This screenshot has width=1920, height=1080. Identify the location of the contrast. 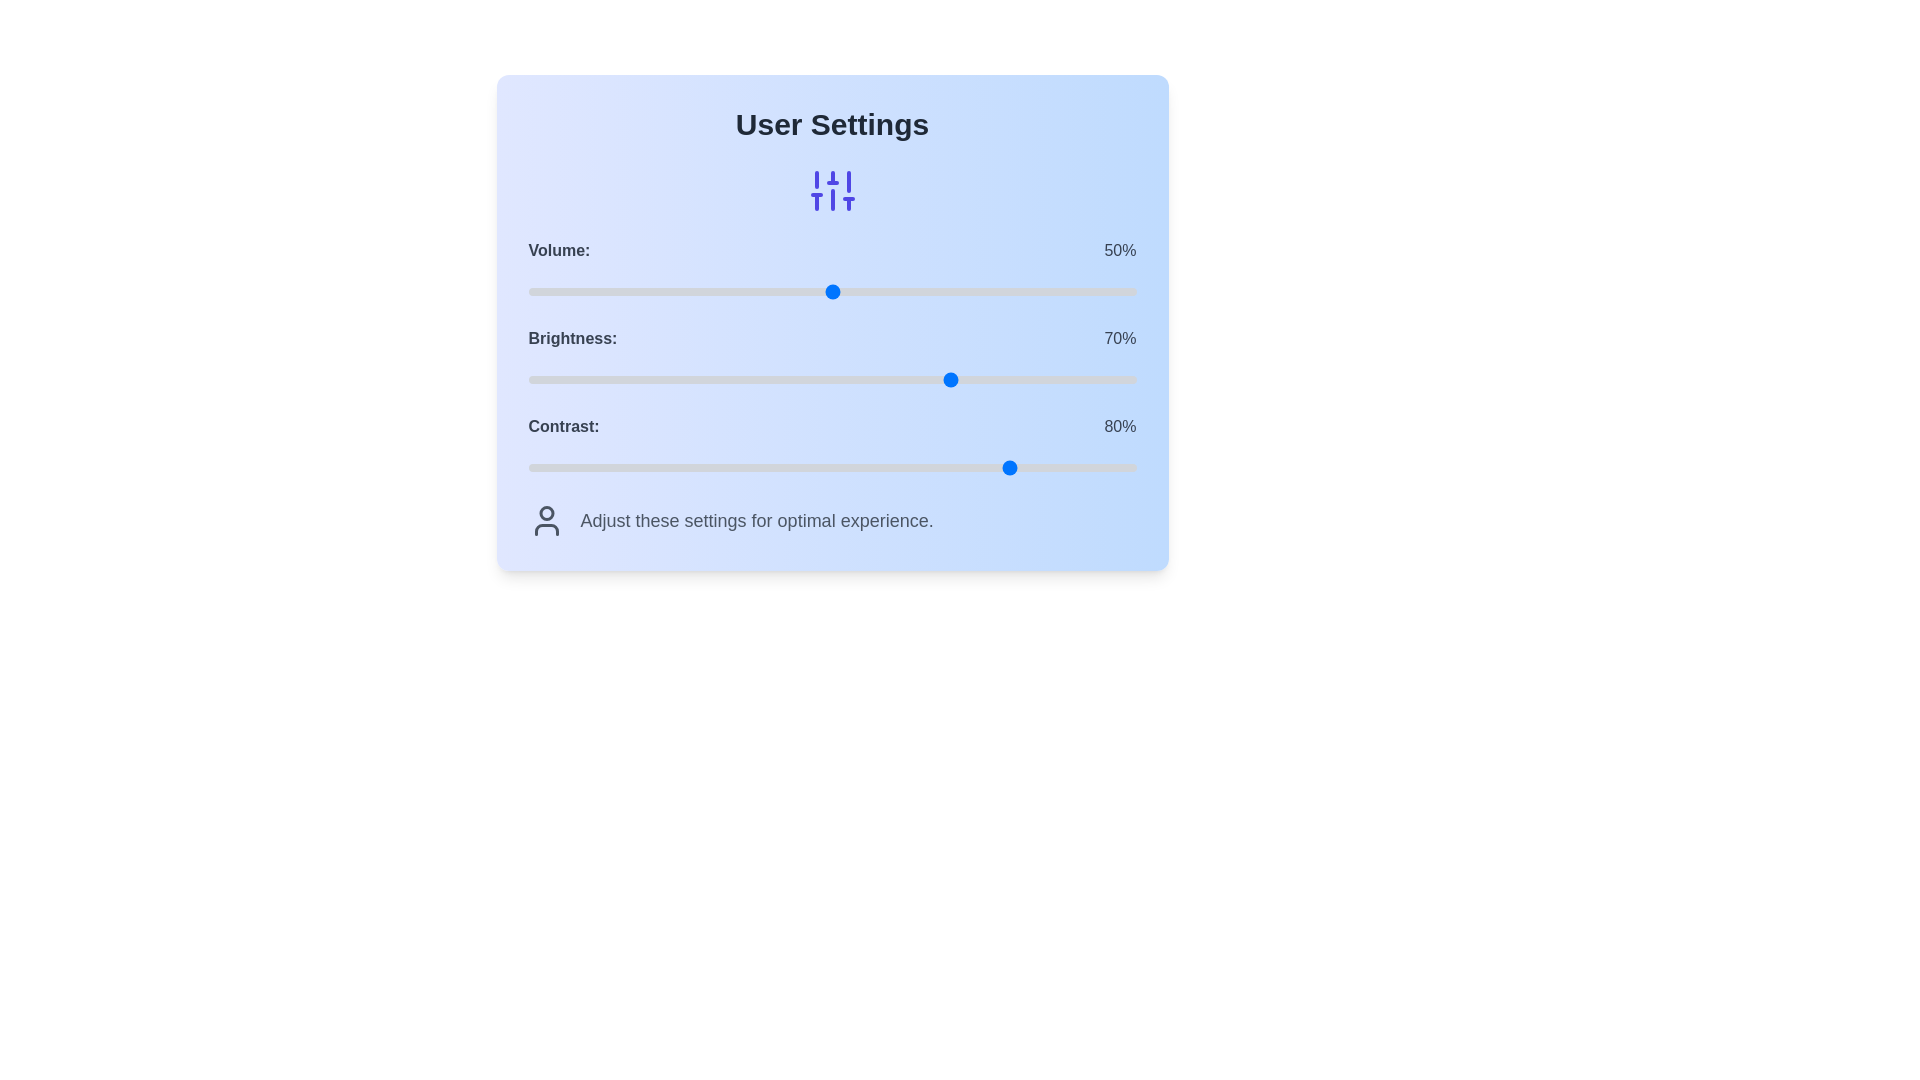
(850, 467).